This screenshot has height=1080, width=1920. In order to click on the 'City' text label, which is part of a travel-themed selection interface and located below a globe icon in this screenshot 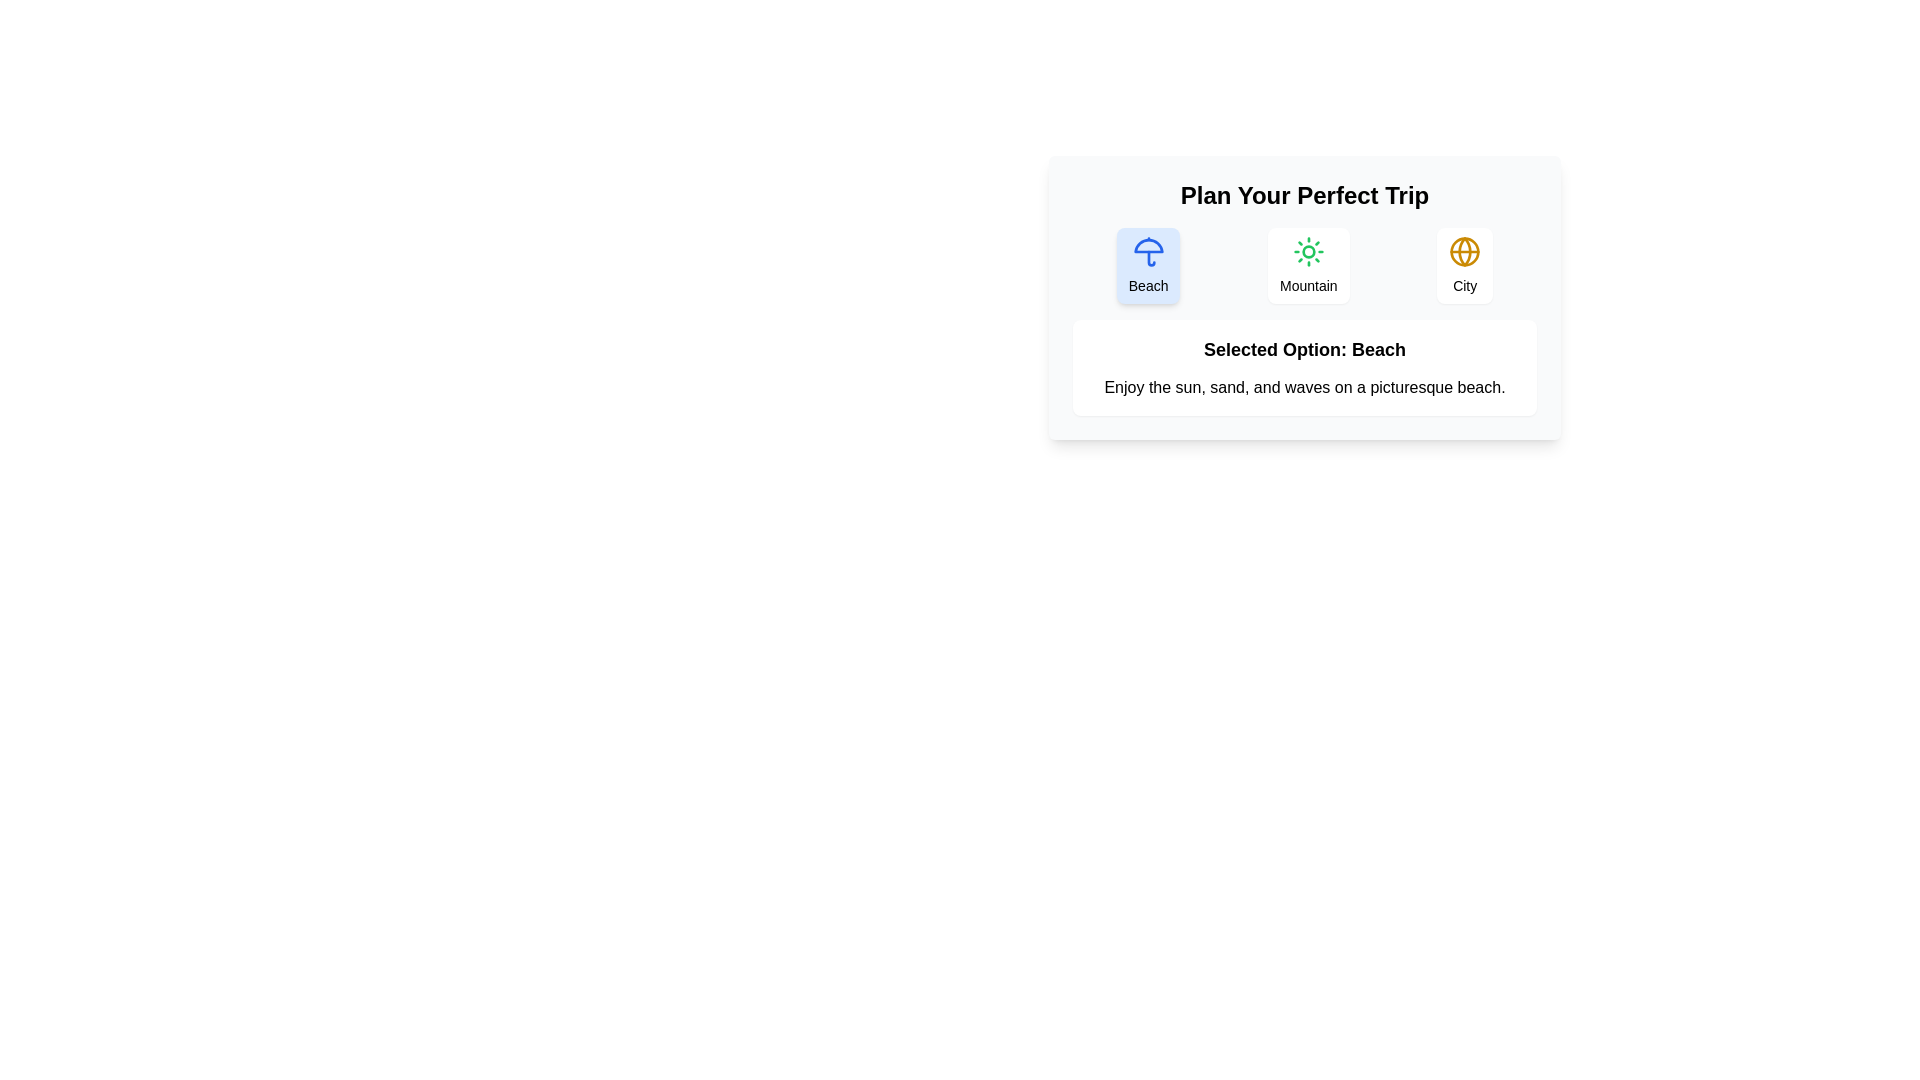, I will do `click(1465, 285)`.